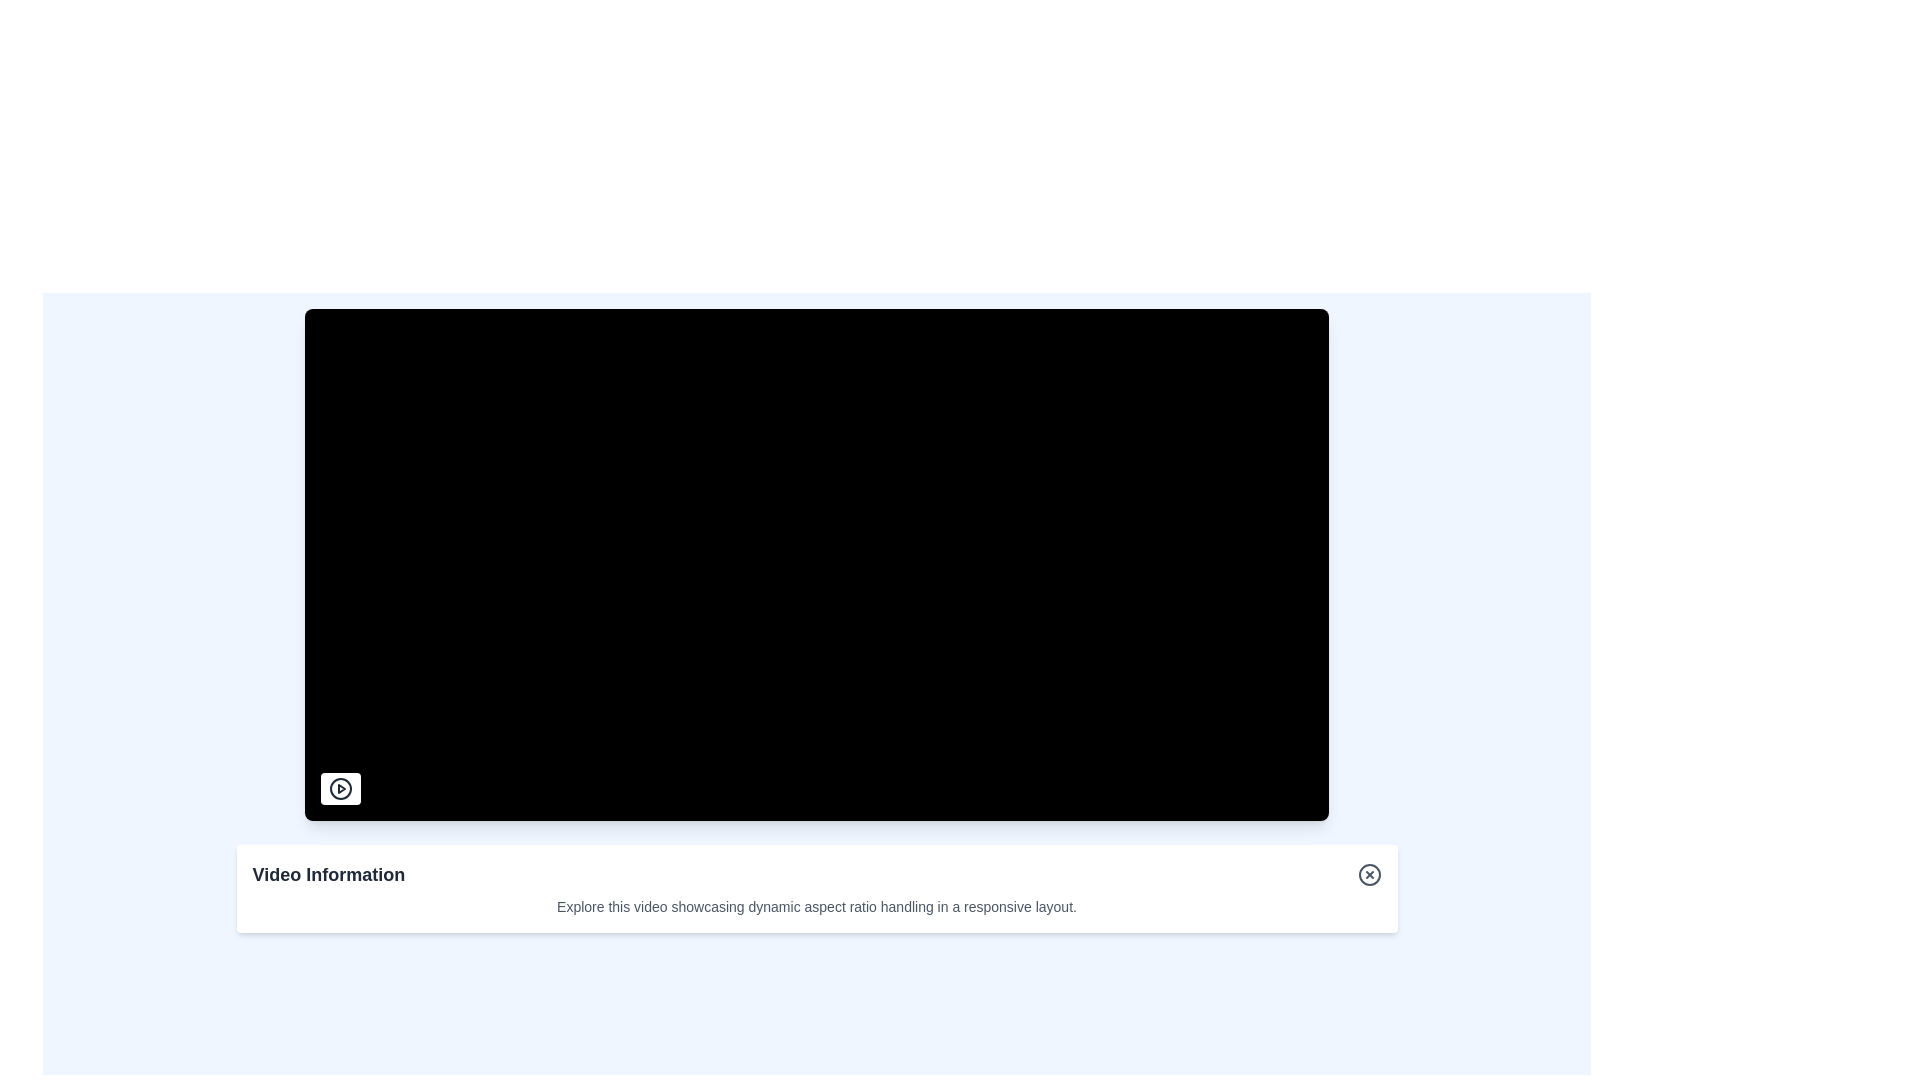  Describe the element at coordinates (340, 788) in the screenshot. I see `the play button SVG icon, which is a circular button with a black outline and a solid black triangular play symbol inside` at that location.